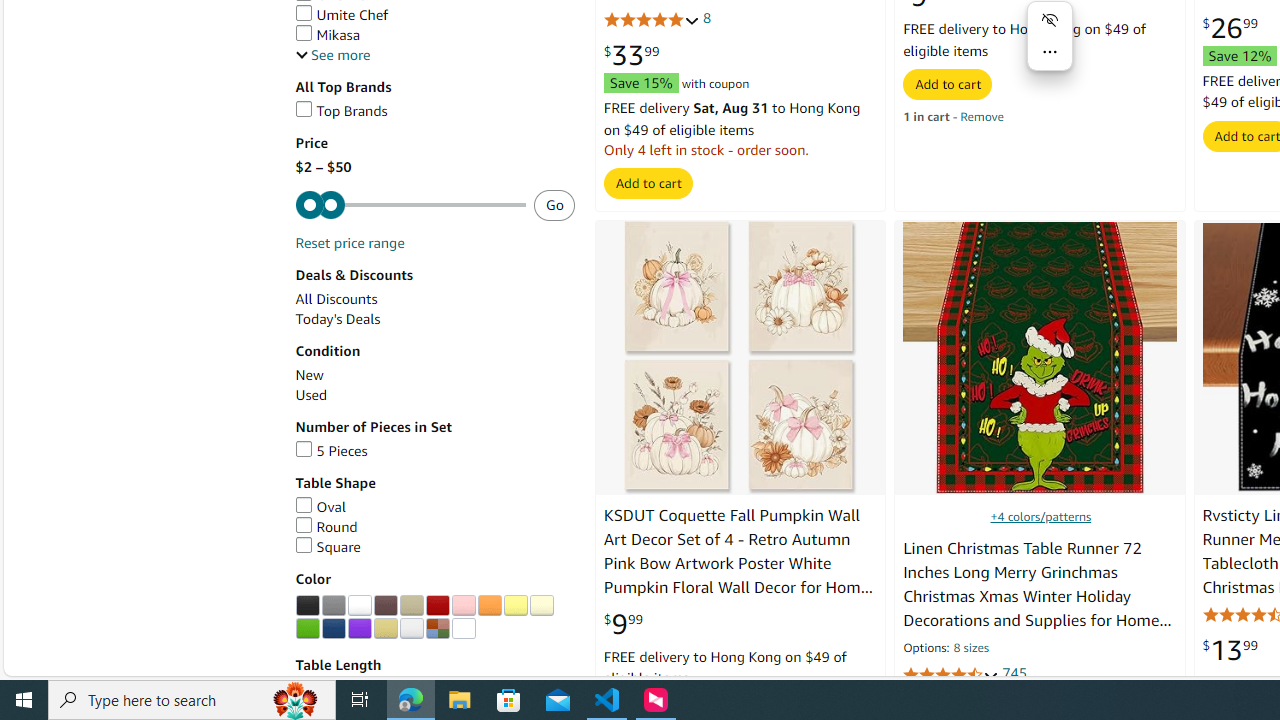 This screenshot has height=720, width=1280. What do you see at coordinates (515, 604) in the screenshot?
I see `'AutomationID: p_n_feature_twenty_browse-bin/3254106011'` at bounding box center [515, 604].